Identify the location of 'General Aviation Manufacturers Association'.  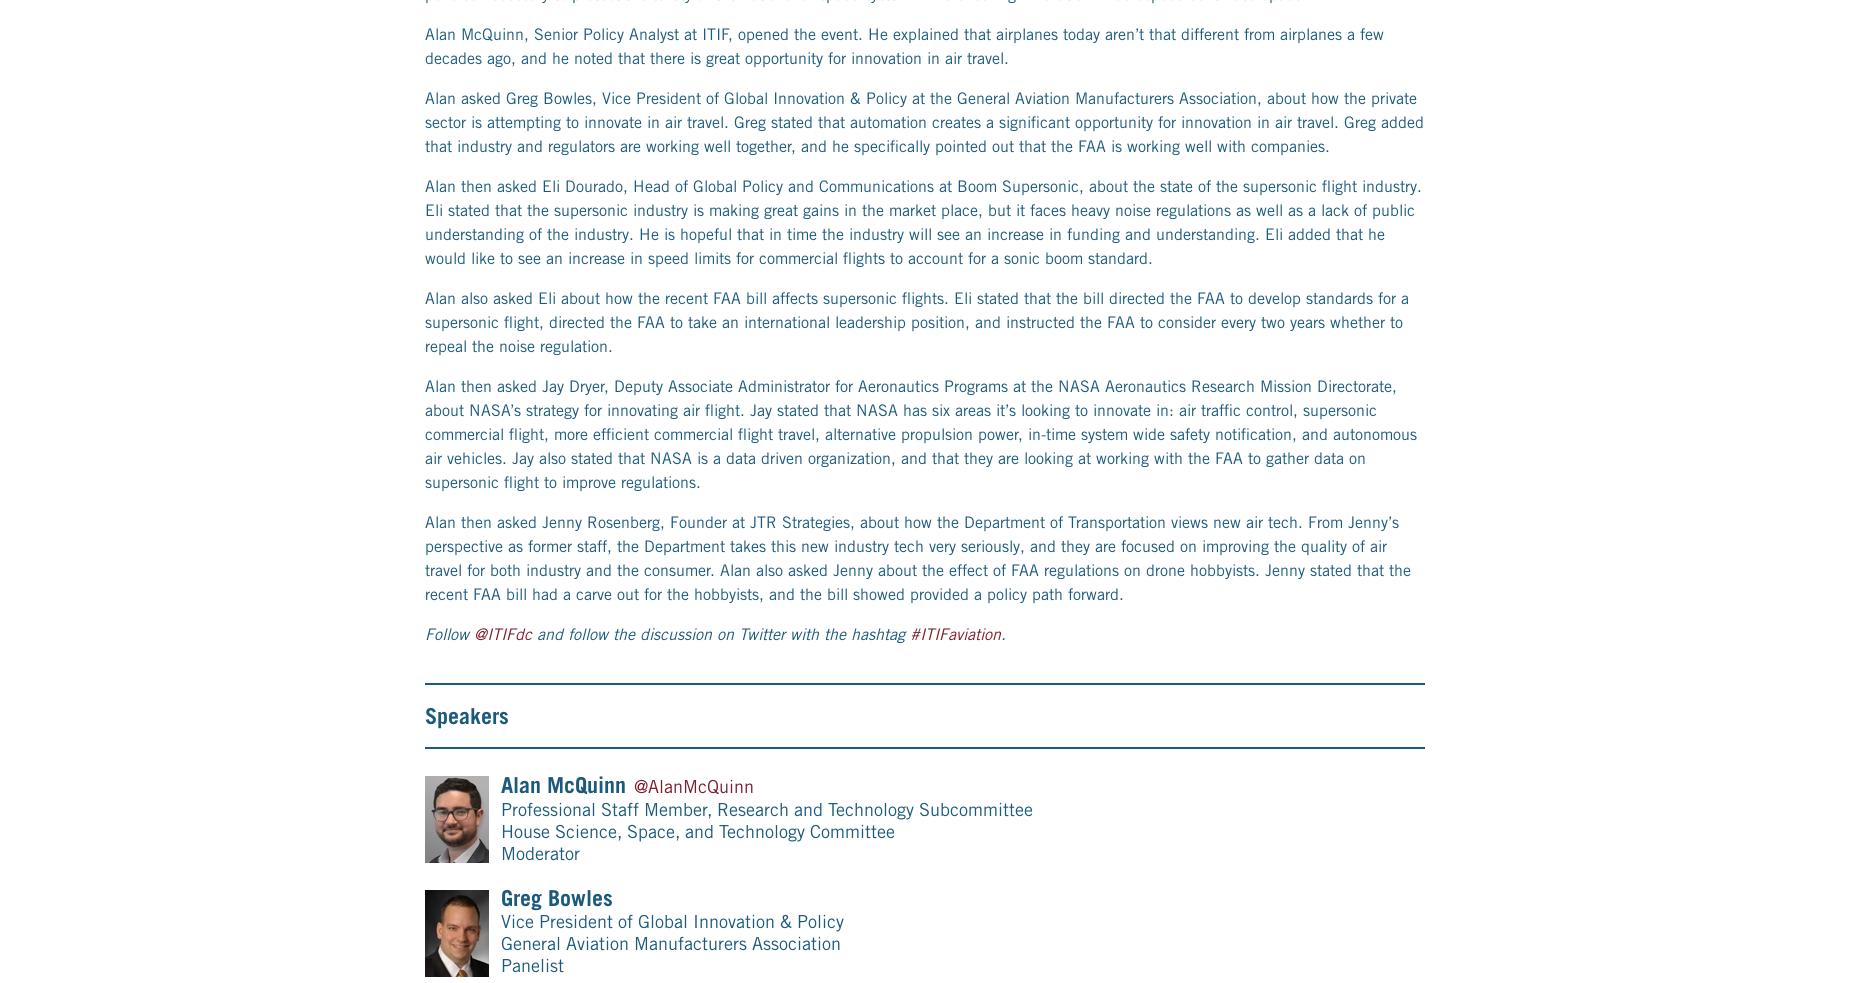
(670, 9).